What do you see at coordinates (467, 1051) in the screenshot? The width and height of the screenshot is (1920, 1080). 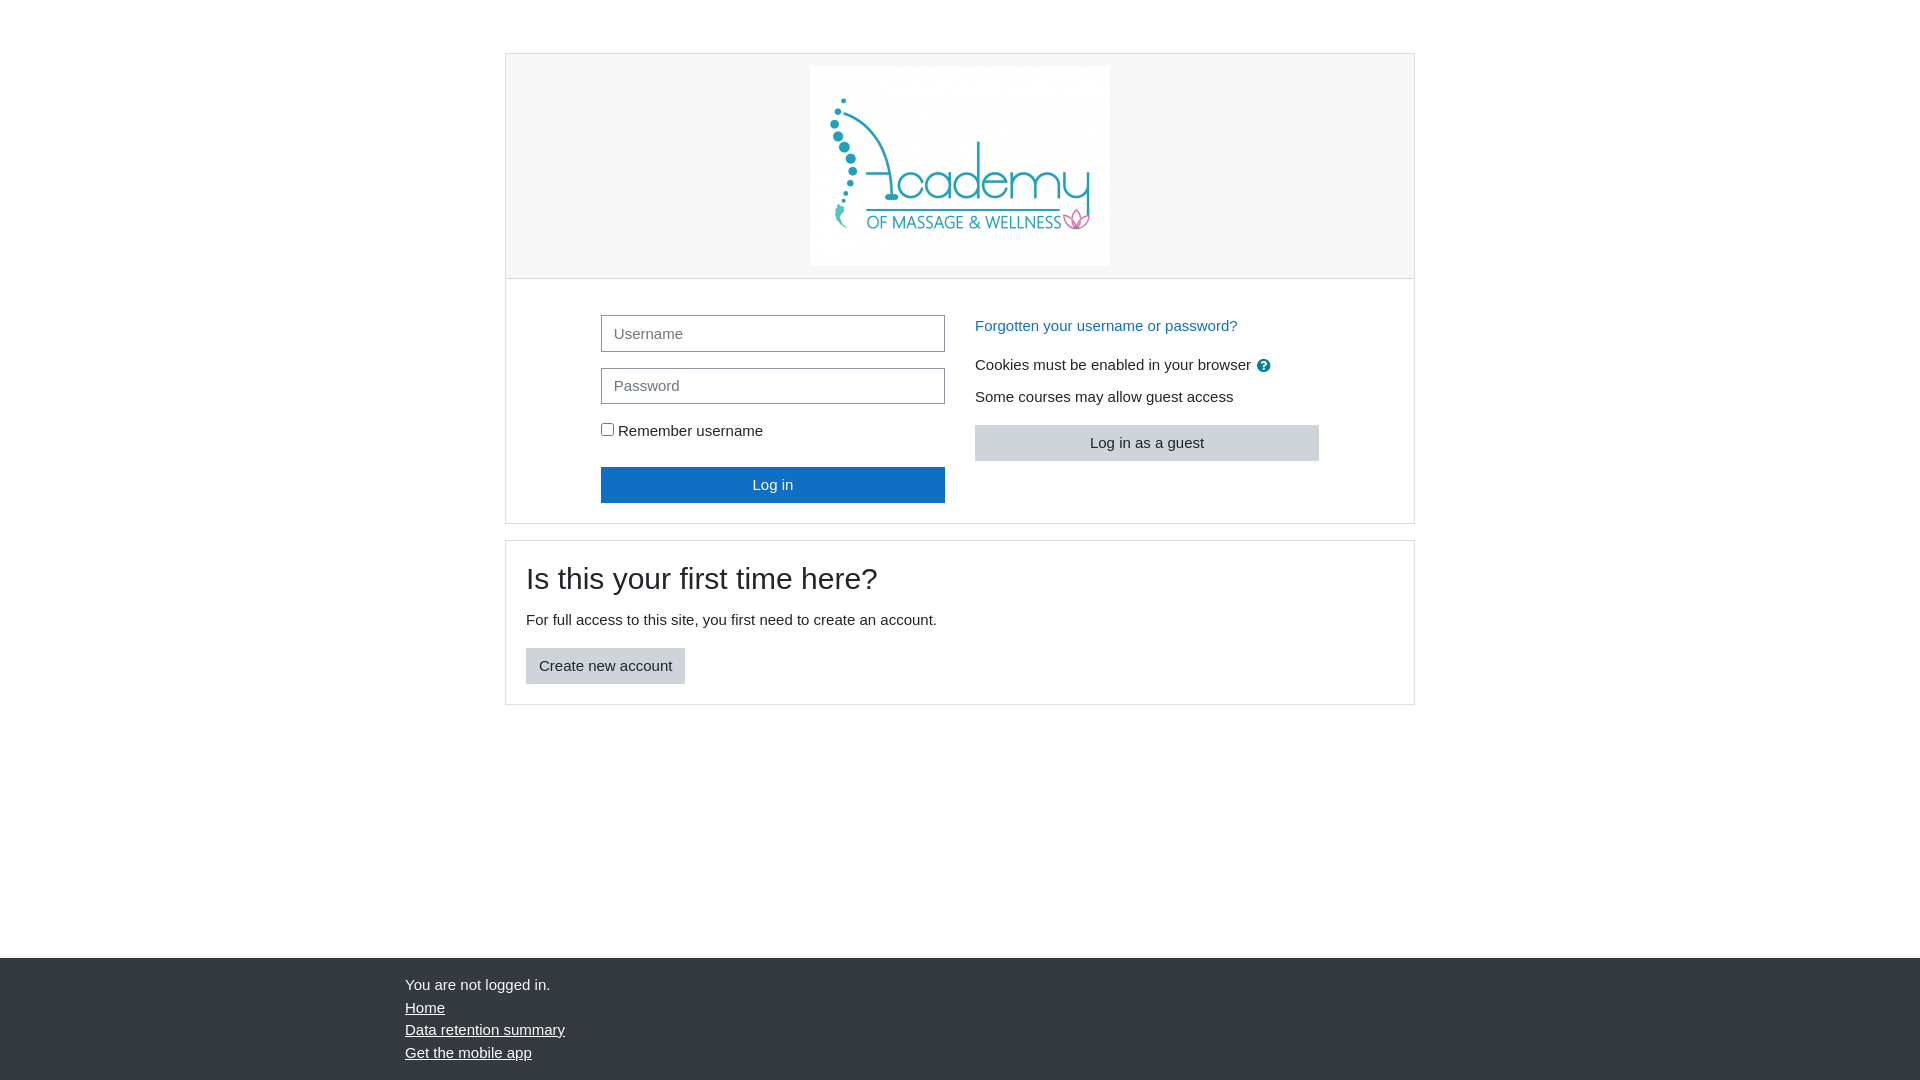 I see `'Get the mobile app'` at bounding box center [467, 1051].